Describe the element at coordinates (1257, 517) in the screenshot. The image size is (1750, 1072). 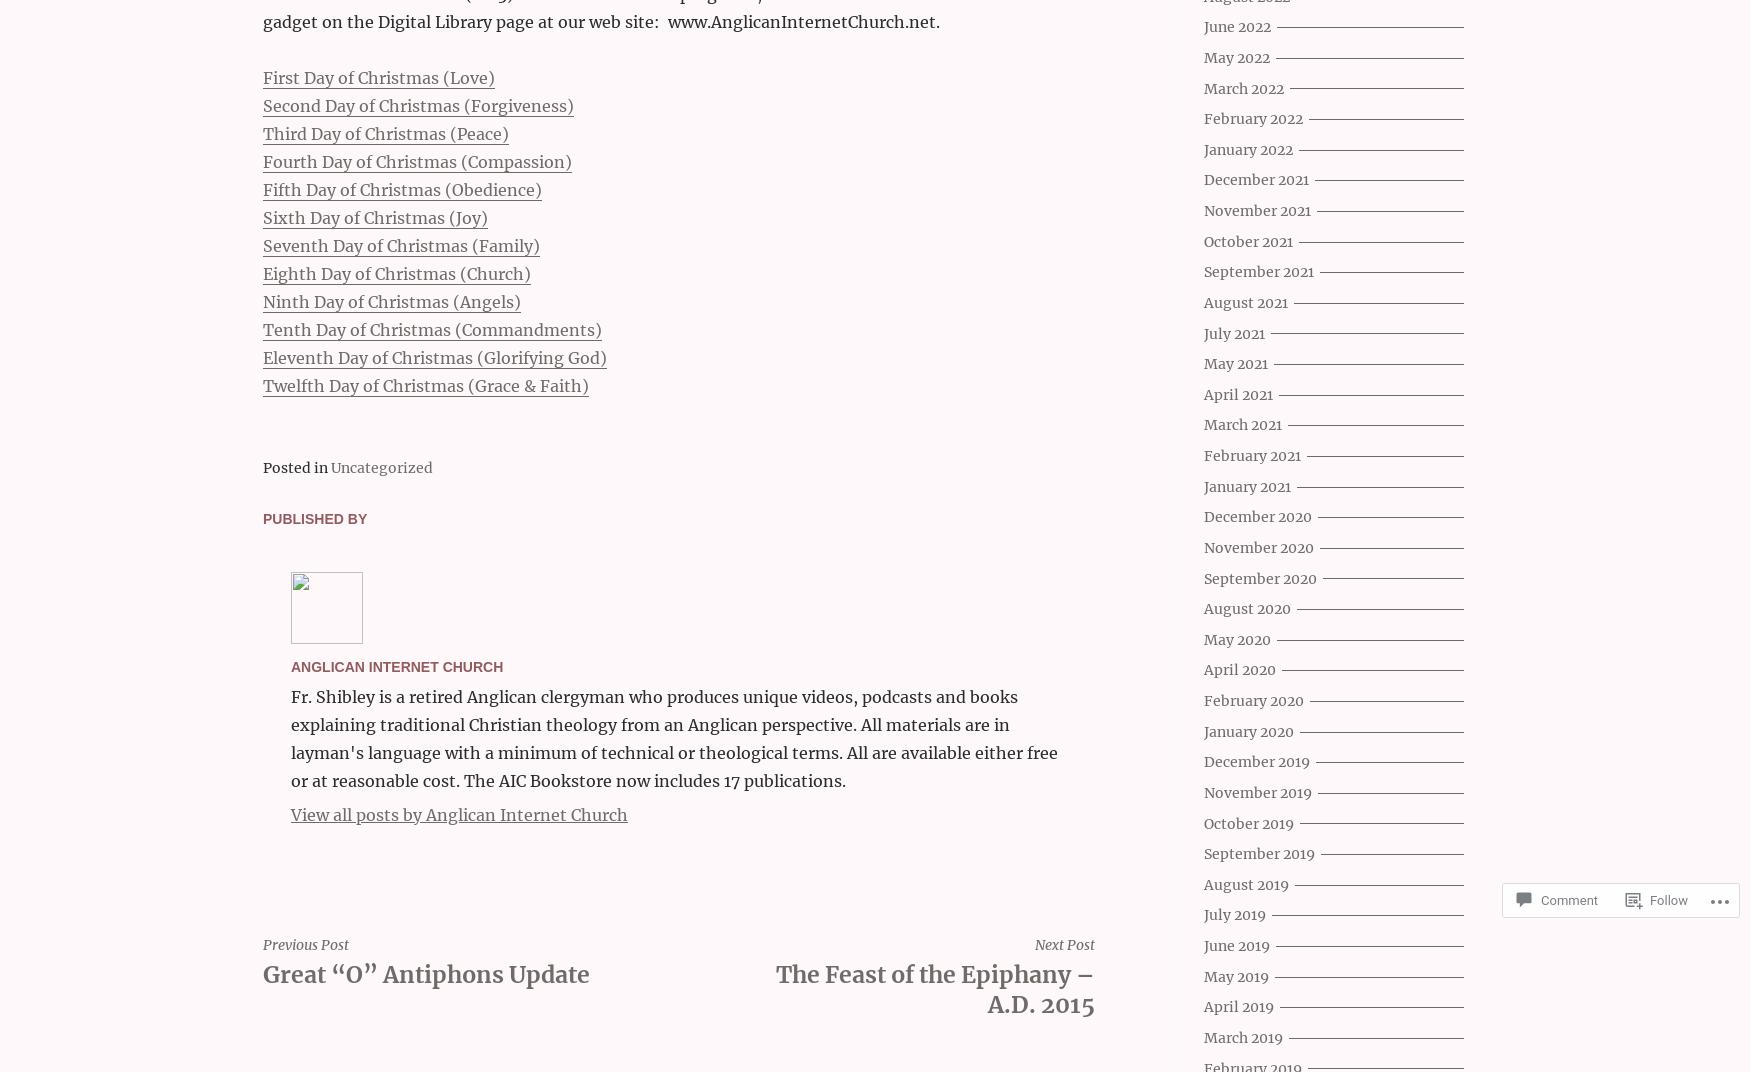
I see `'December 2020'` at that location.